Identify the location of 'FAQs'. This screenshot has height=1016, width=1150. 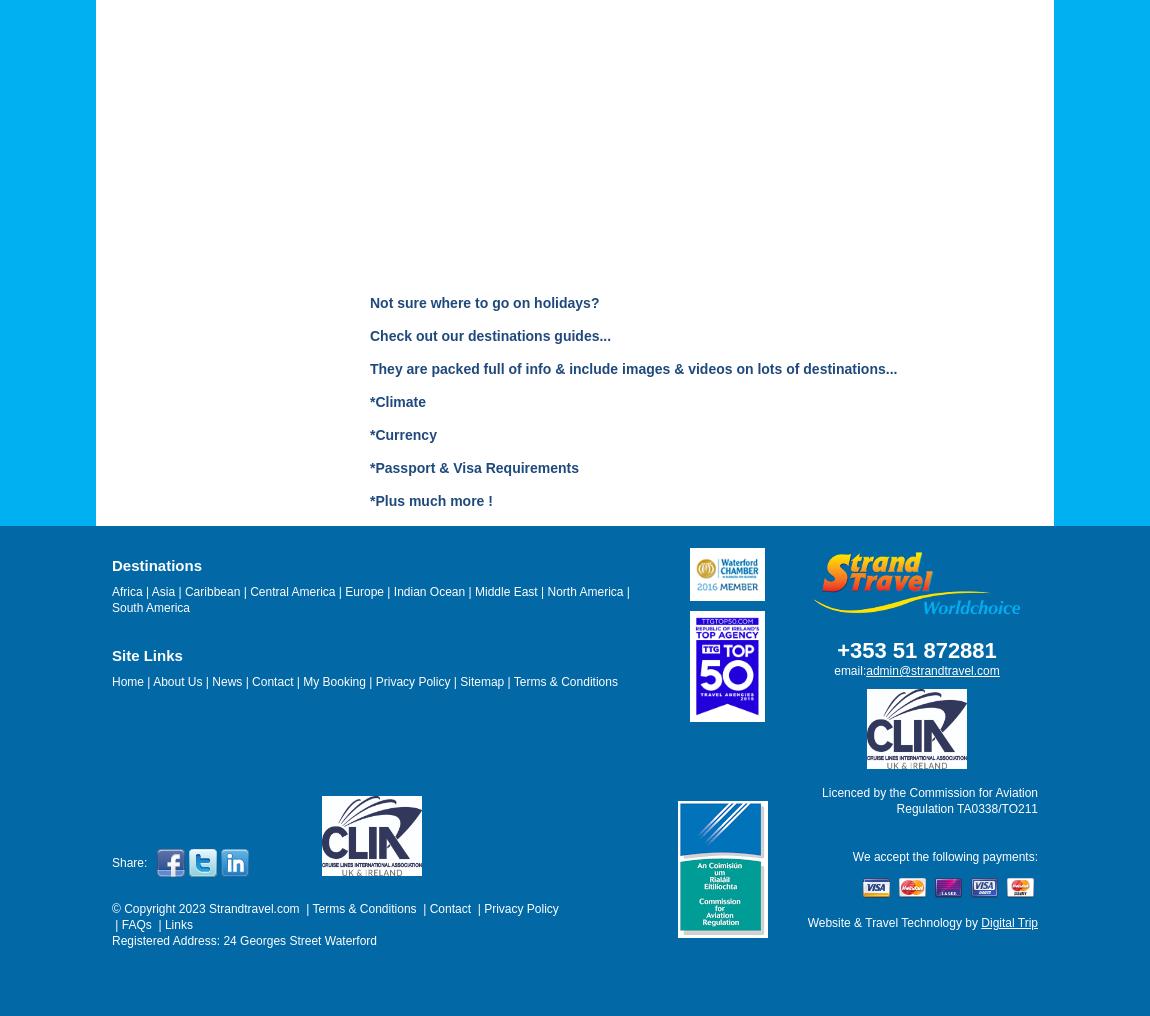
(135, 923).